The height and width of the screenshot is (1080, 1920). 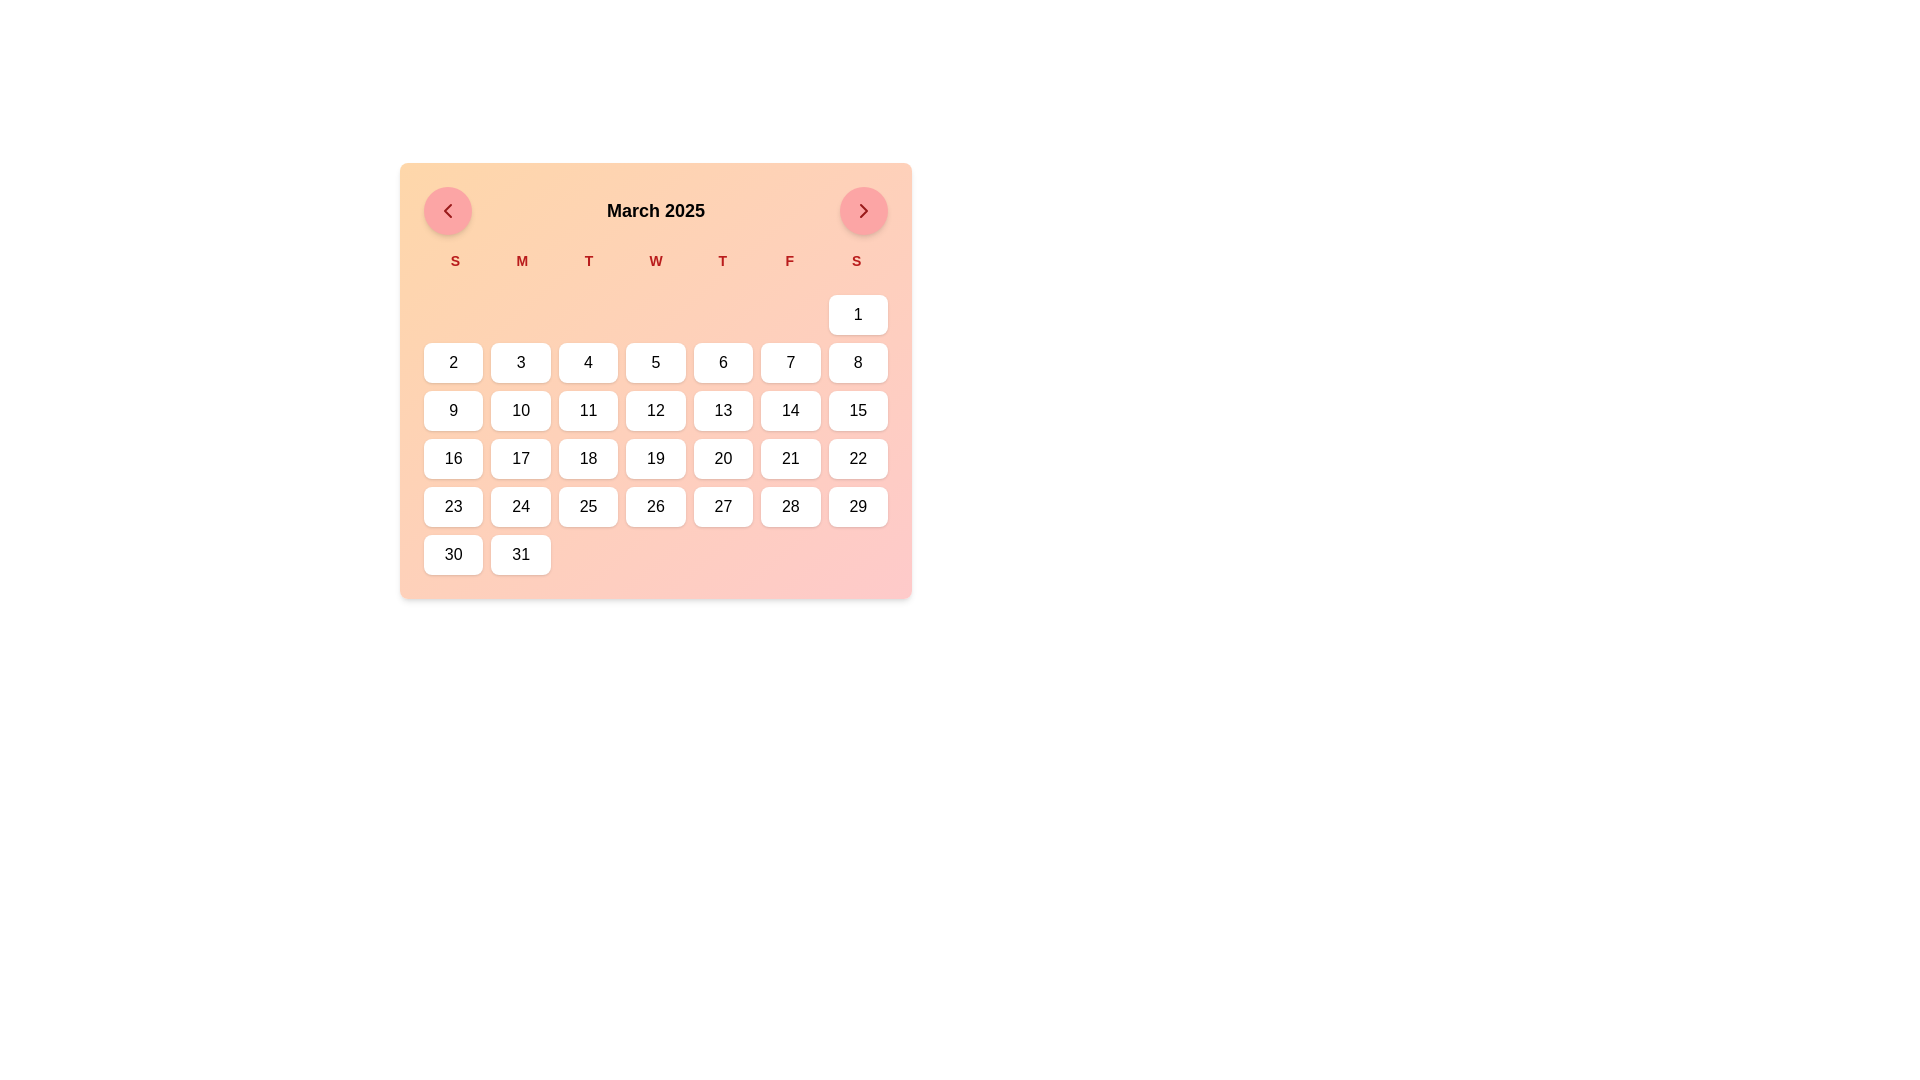 I want to click on the button representing the date '8', so click(x=858, y=362).